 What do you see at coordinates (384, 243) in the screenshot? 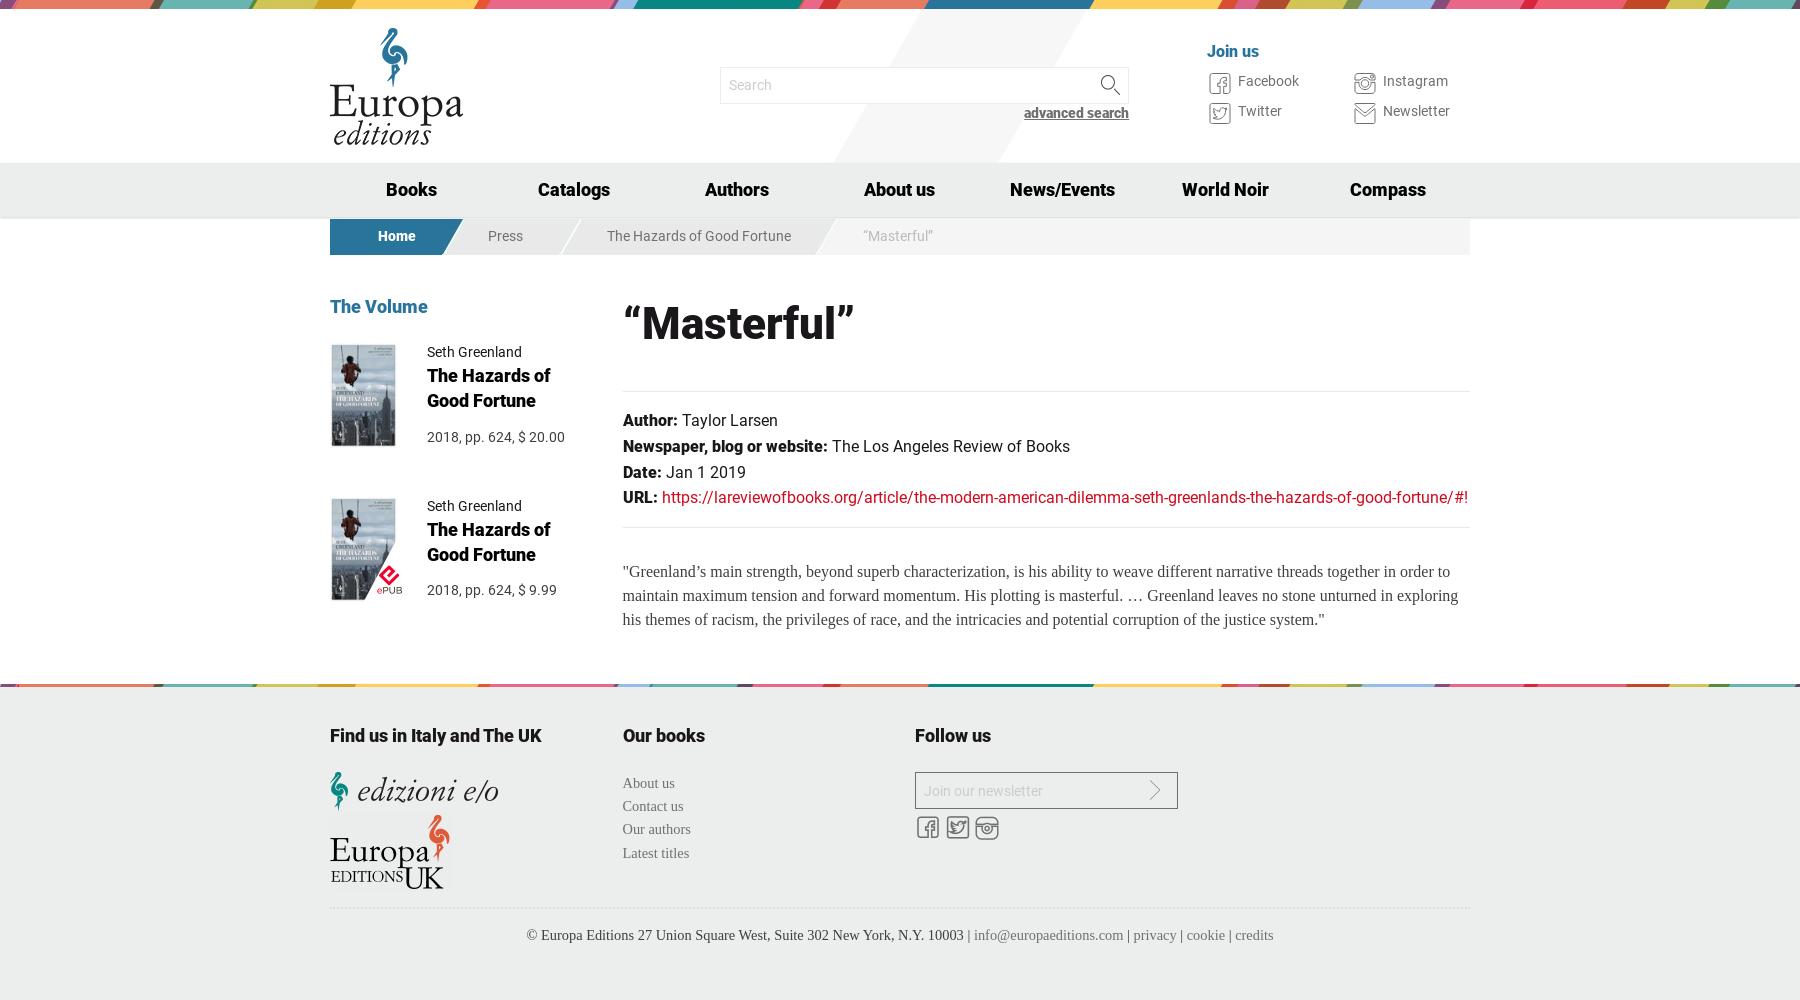
I see `'Newest'` at bounding box center [384, 243].